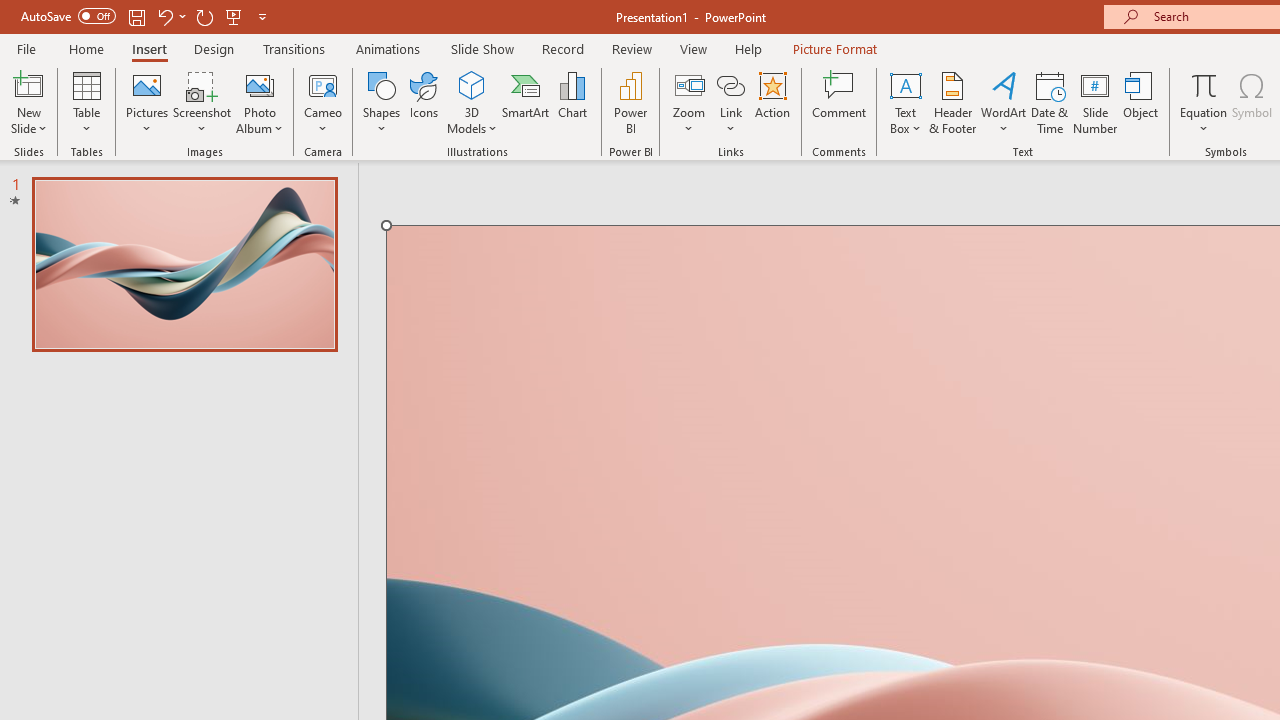 This screenshot has width=1280, height=720. I want to click on 'Slide Number', so click(1094, 103).